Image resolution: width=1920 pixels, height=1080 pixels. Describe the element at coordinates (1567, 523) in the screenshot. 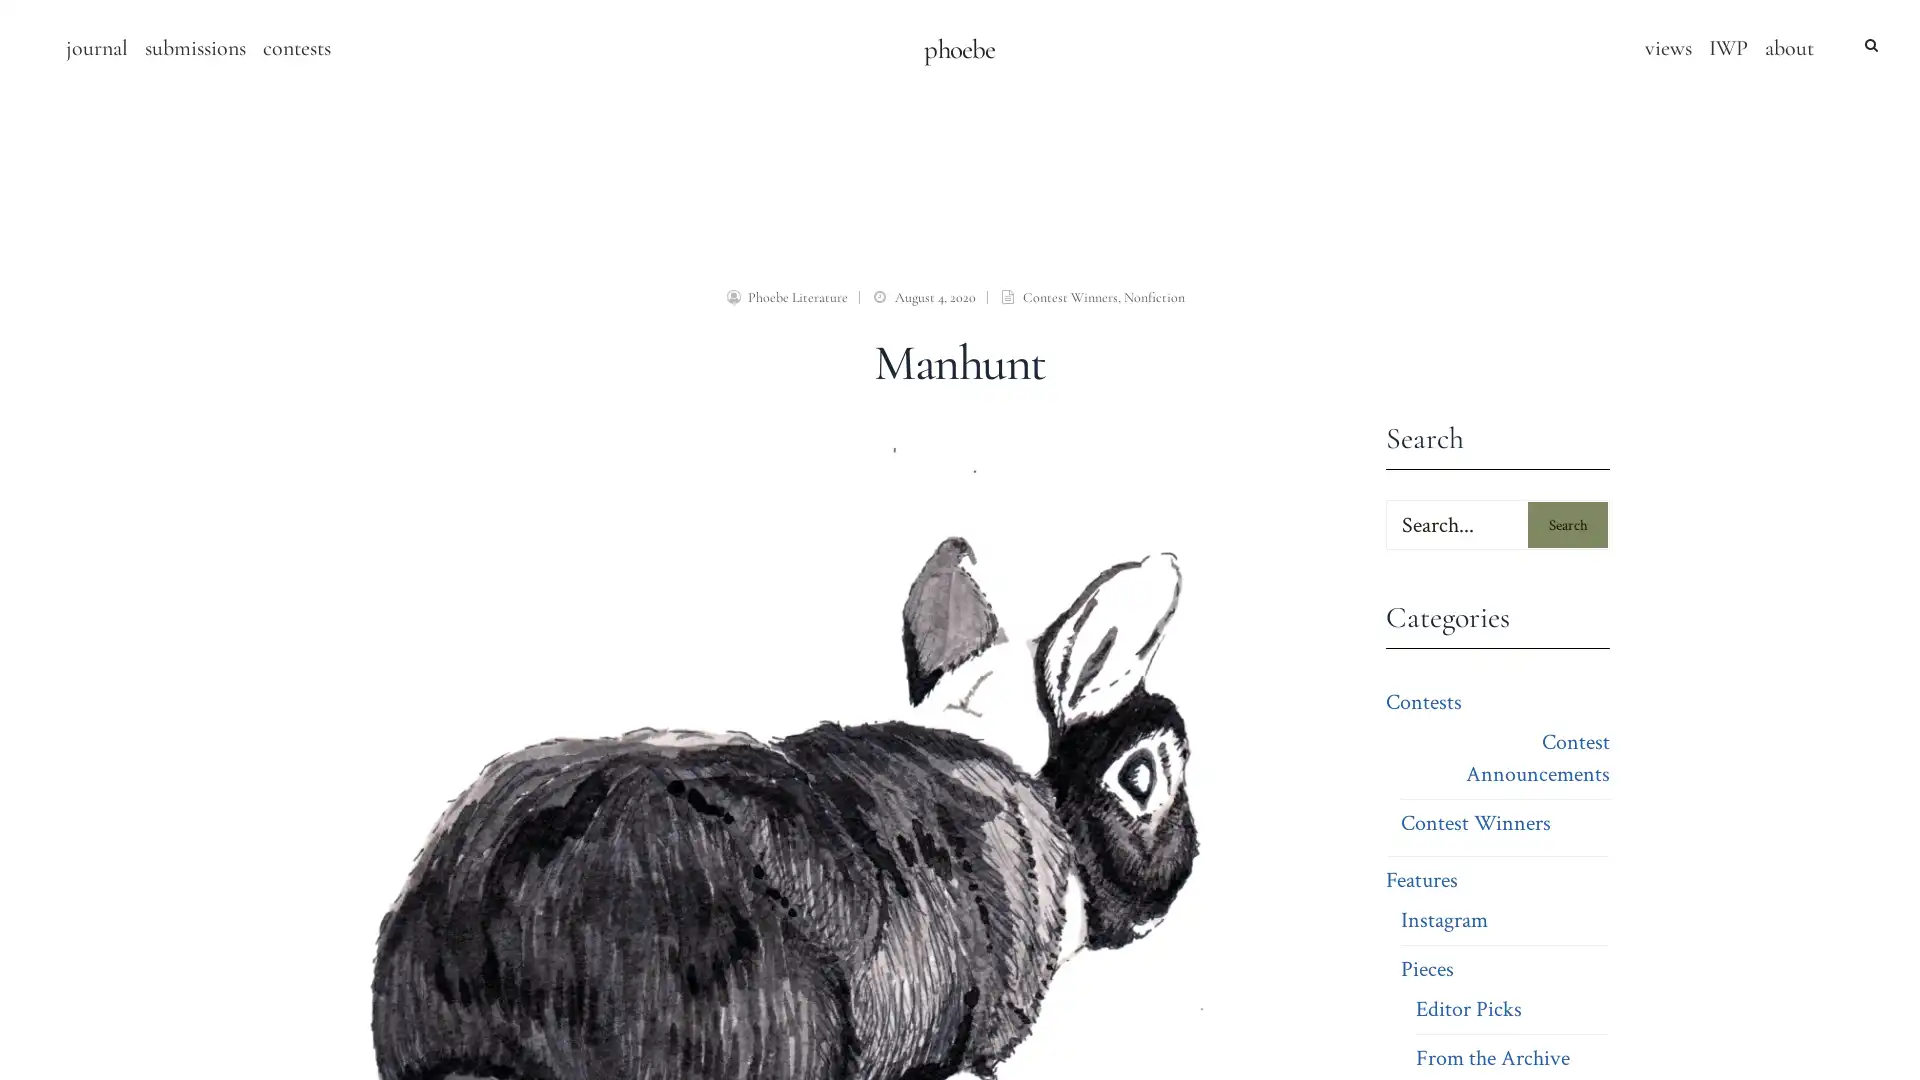

I see `Search` at that location.